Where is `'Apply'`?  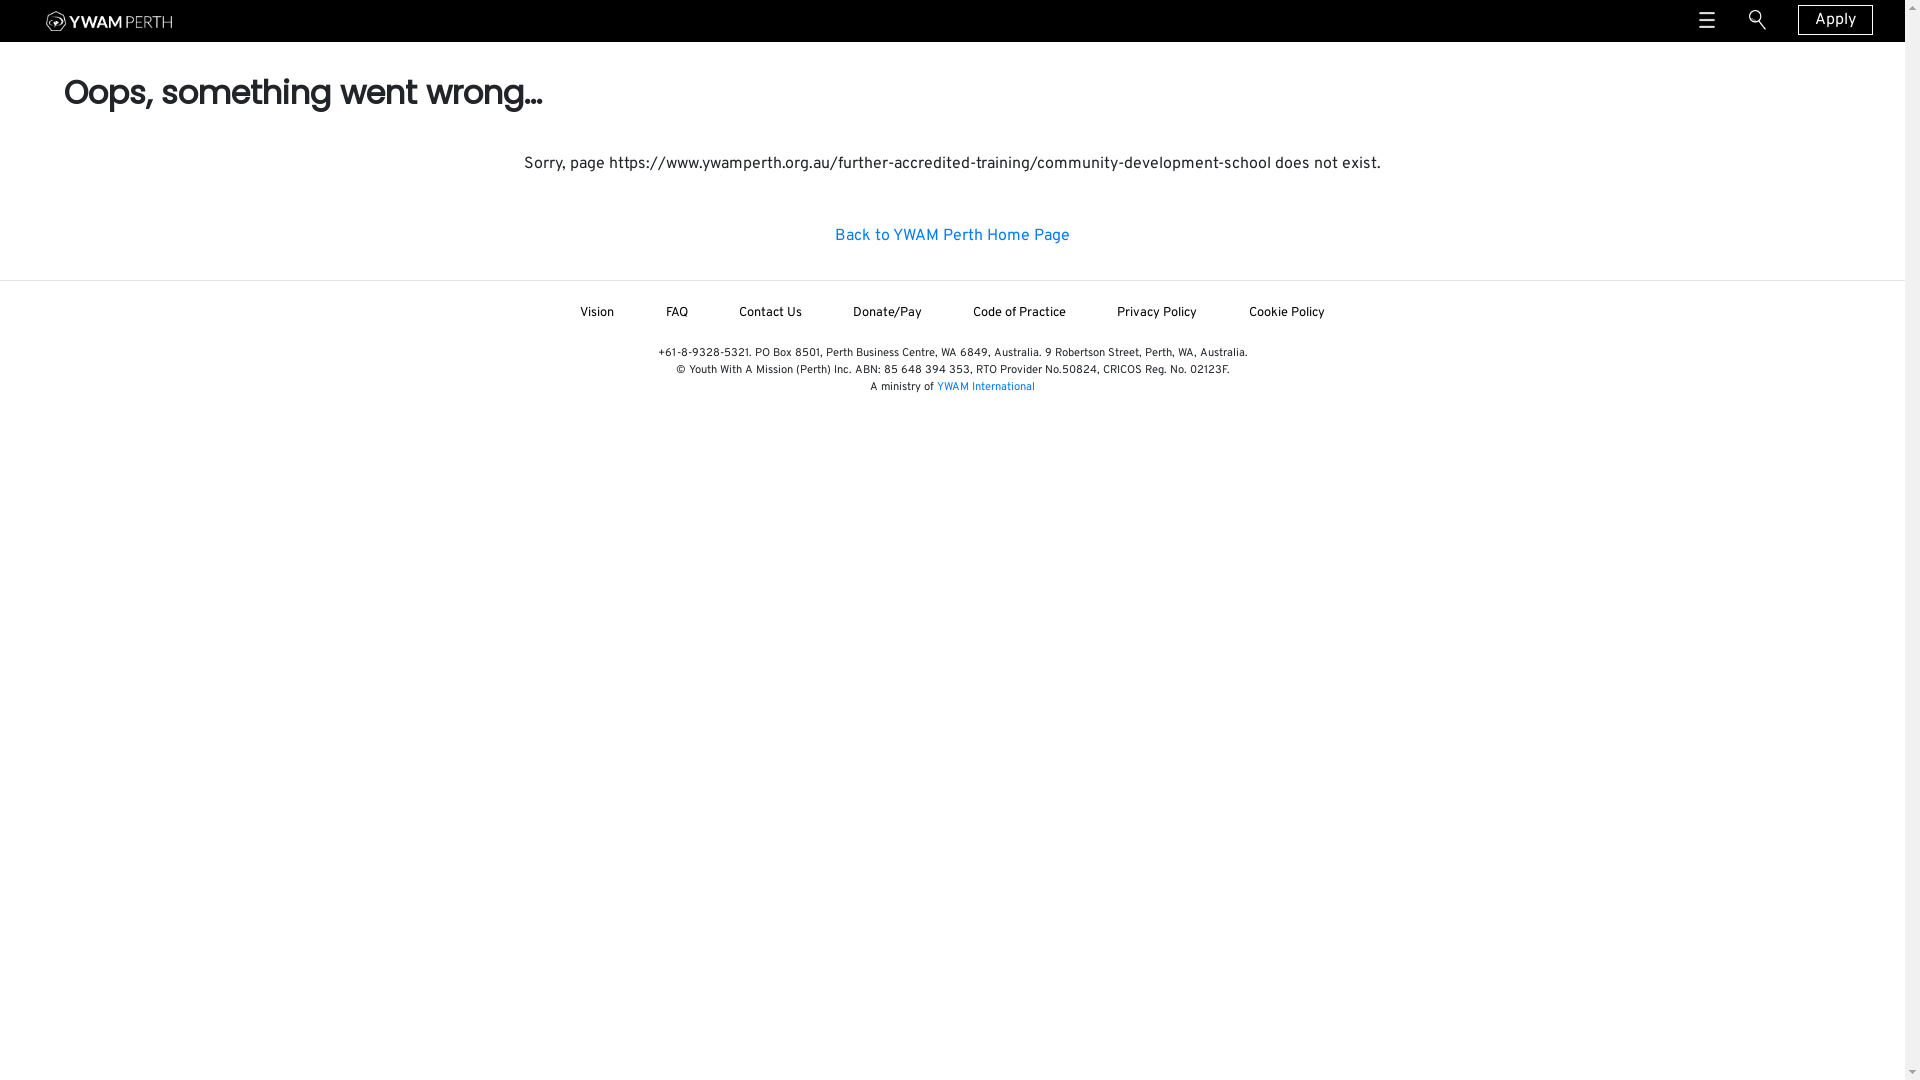 'Apply' is located at coordinates (1835, 19).